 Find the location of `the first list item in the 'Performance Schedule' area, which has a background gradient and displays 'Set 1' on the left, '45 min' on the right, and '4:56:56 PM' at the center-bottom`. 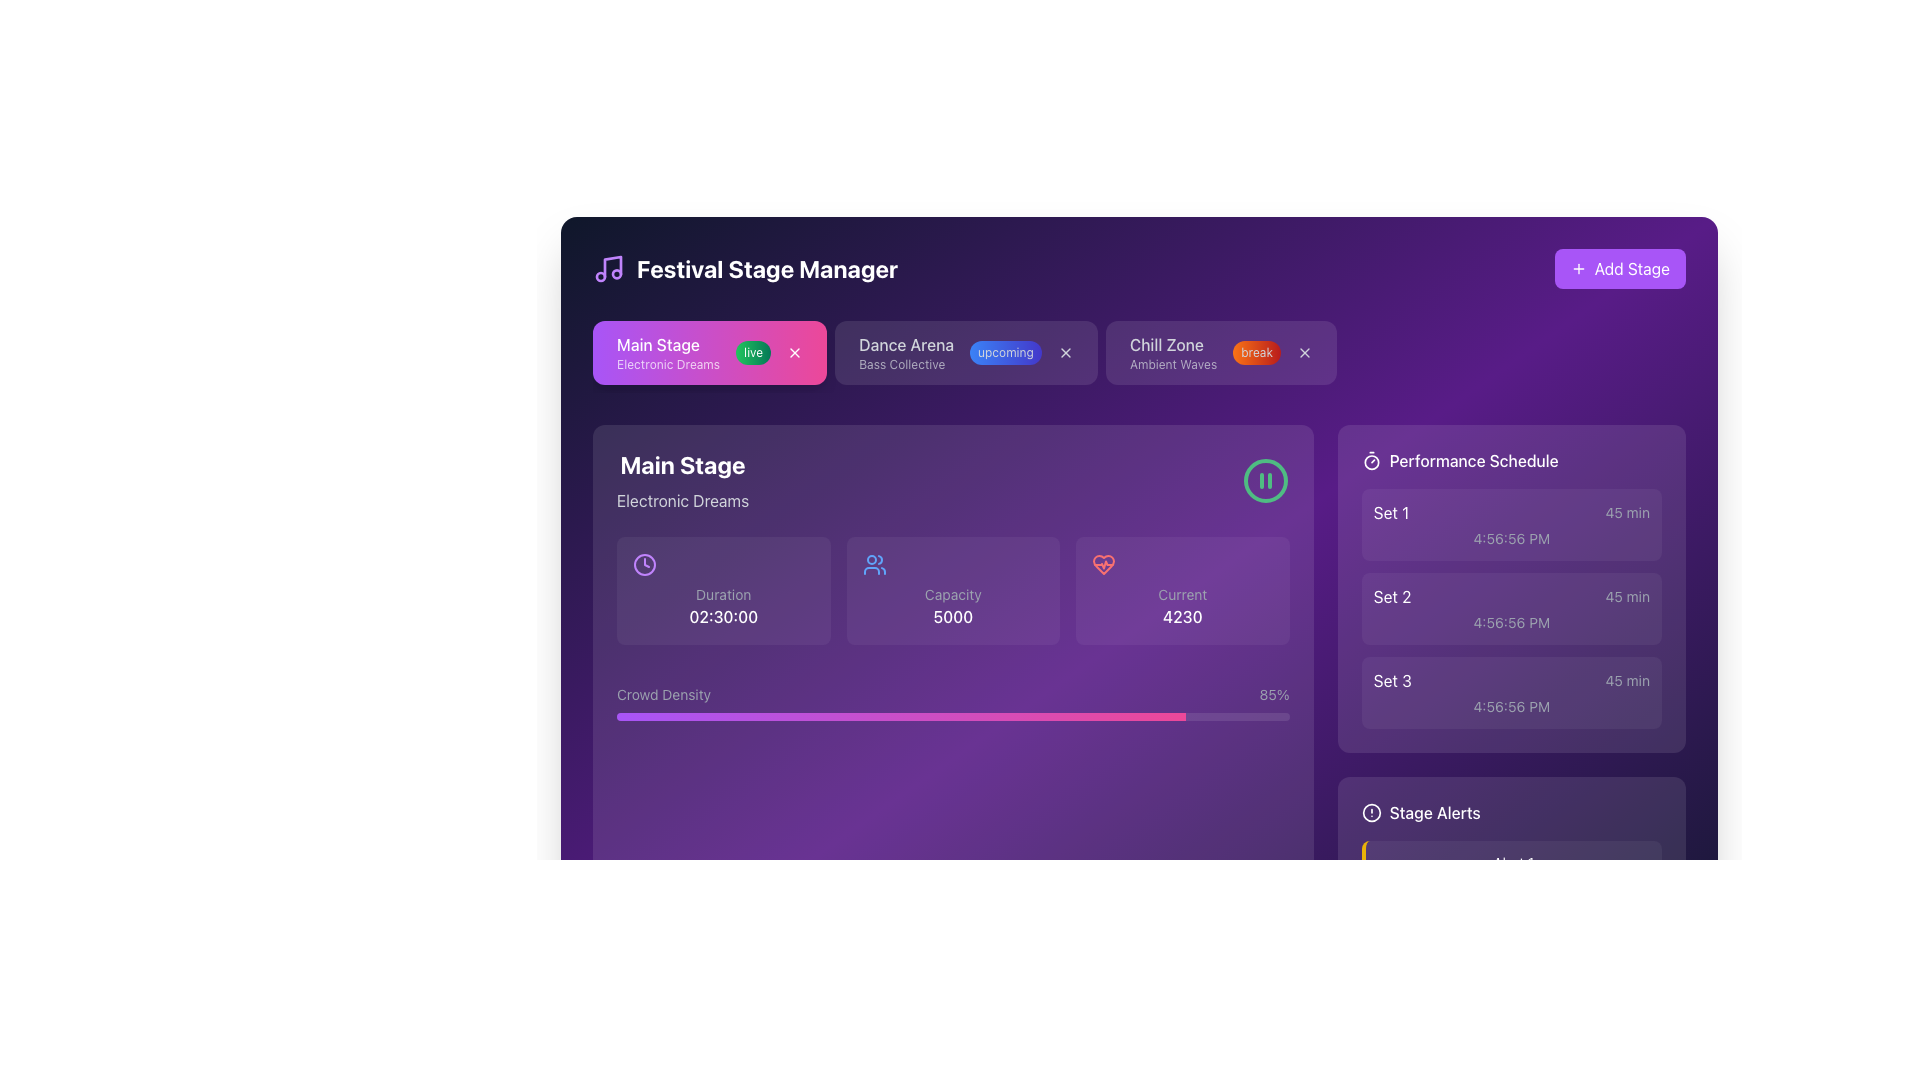

the first list item in the 'Performance Schedule' area, which has a background gradient and displays 'Set 1' on the left, '45 min' on the right, and '4:56:56 PM' at the center-bottom is located at coordinates (1511, 523).